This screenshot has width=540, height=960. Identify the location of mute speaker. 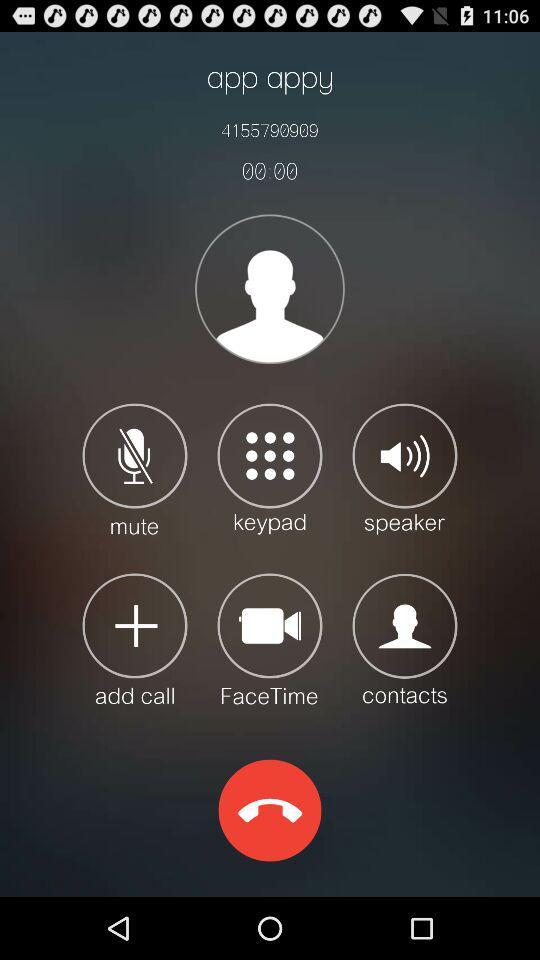
(135, 468).